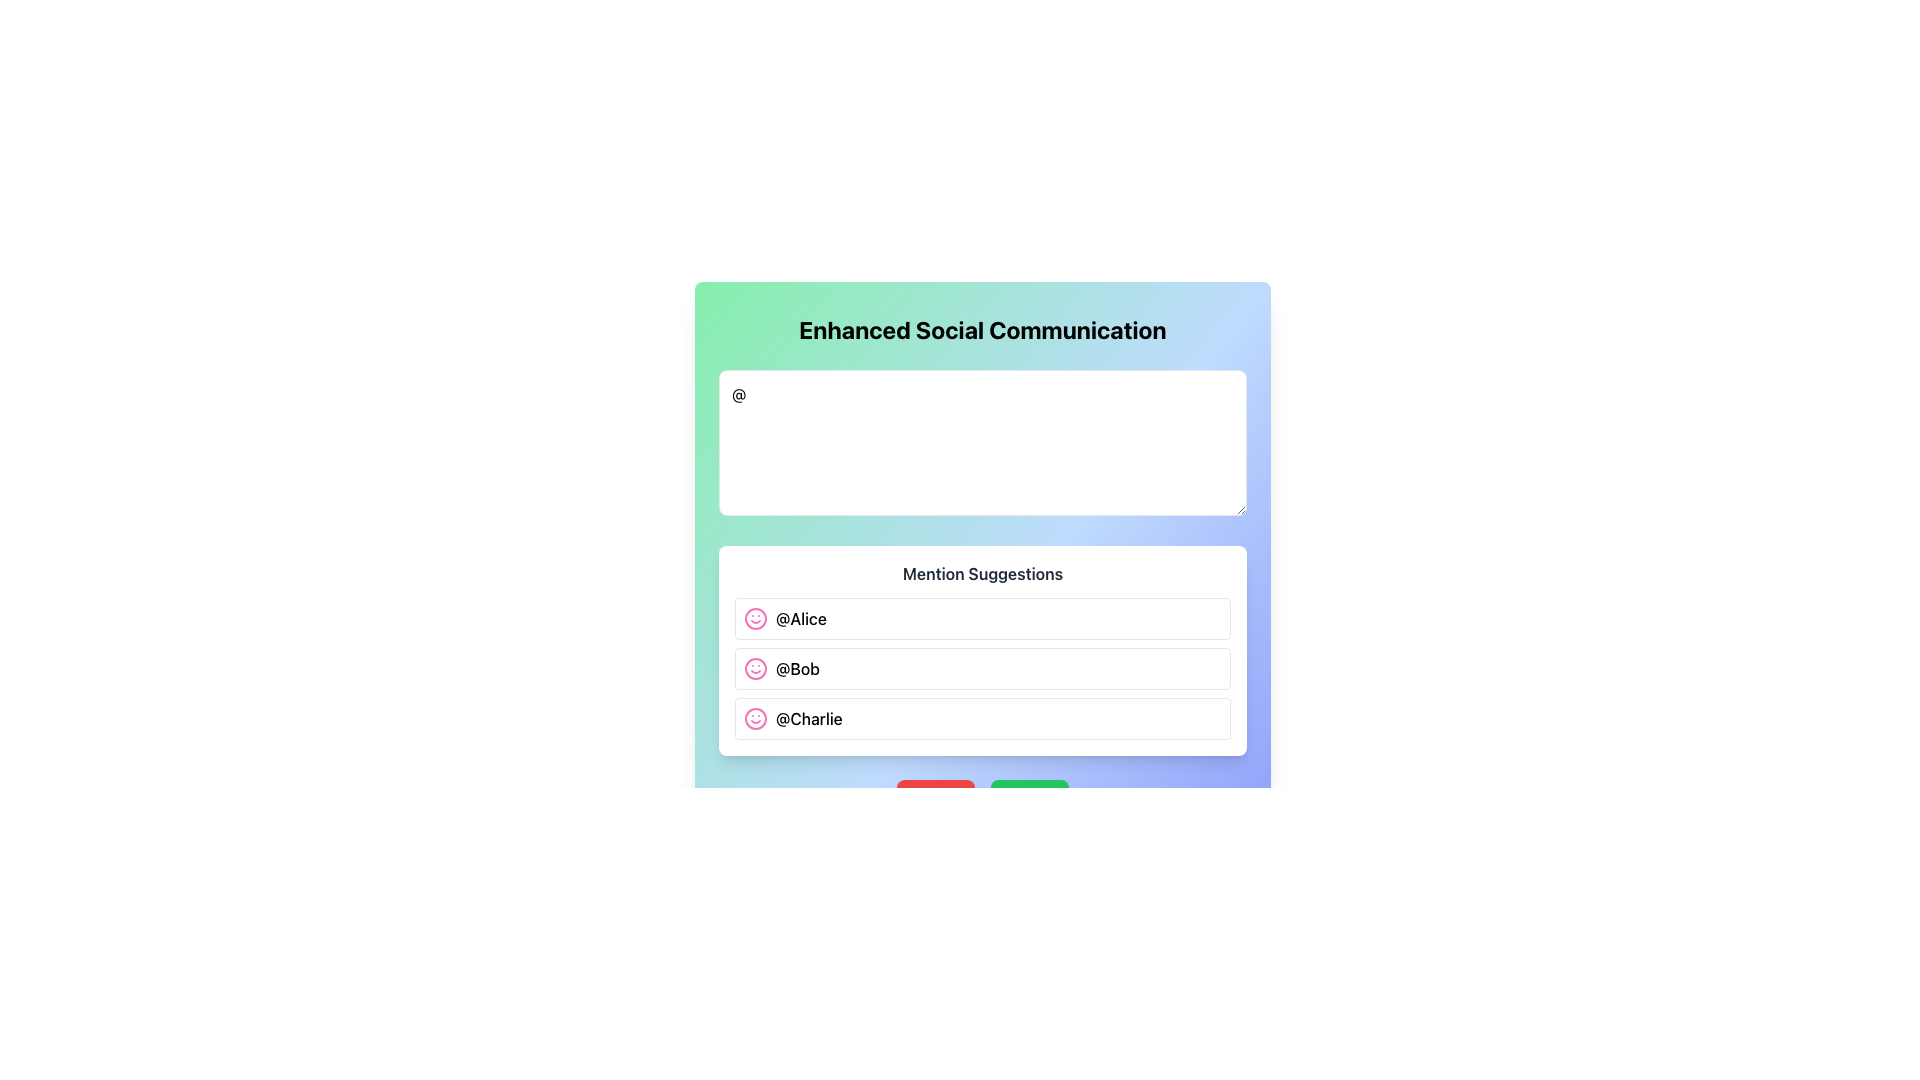  Describe the element at coordinates (754, 717) in the screenshot. I see `visual details of the icon representing the status or emotion for the '@Charlie' mention suggestion, located at the leftmost part of the suggestion item` at that location.